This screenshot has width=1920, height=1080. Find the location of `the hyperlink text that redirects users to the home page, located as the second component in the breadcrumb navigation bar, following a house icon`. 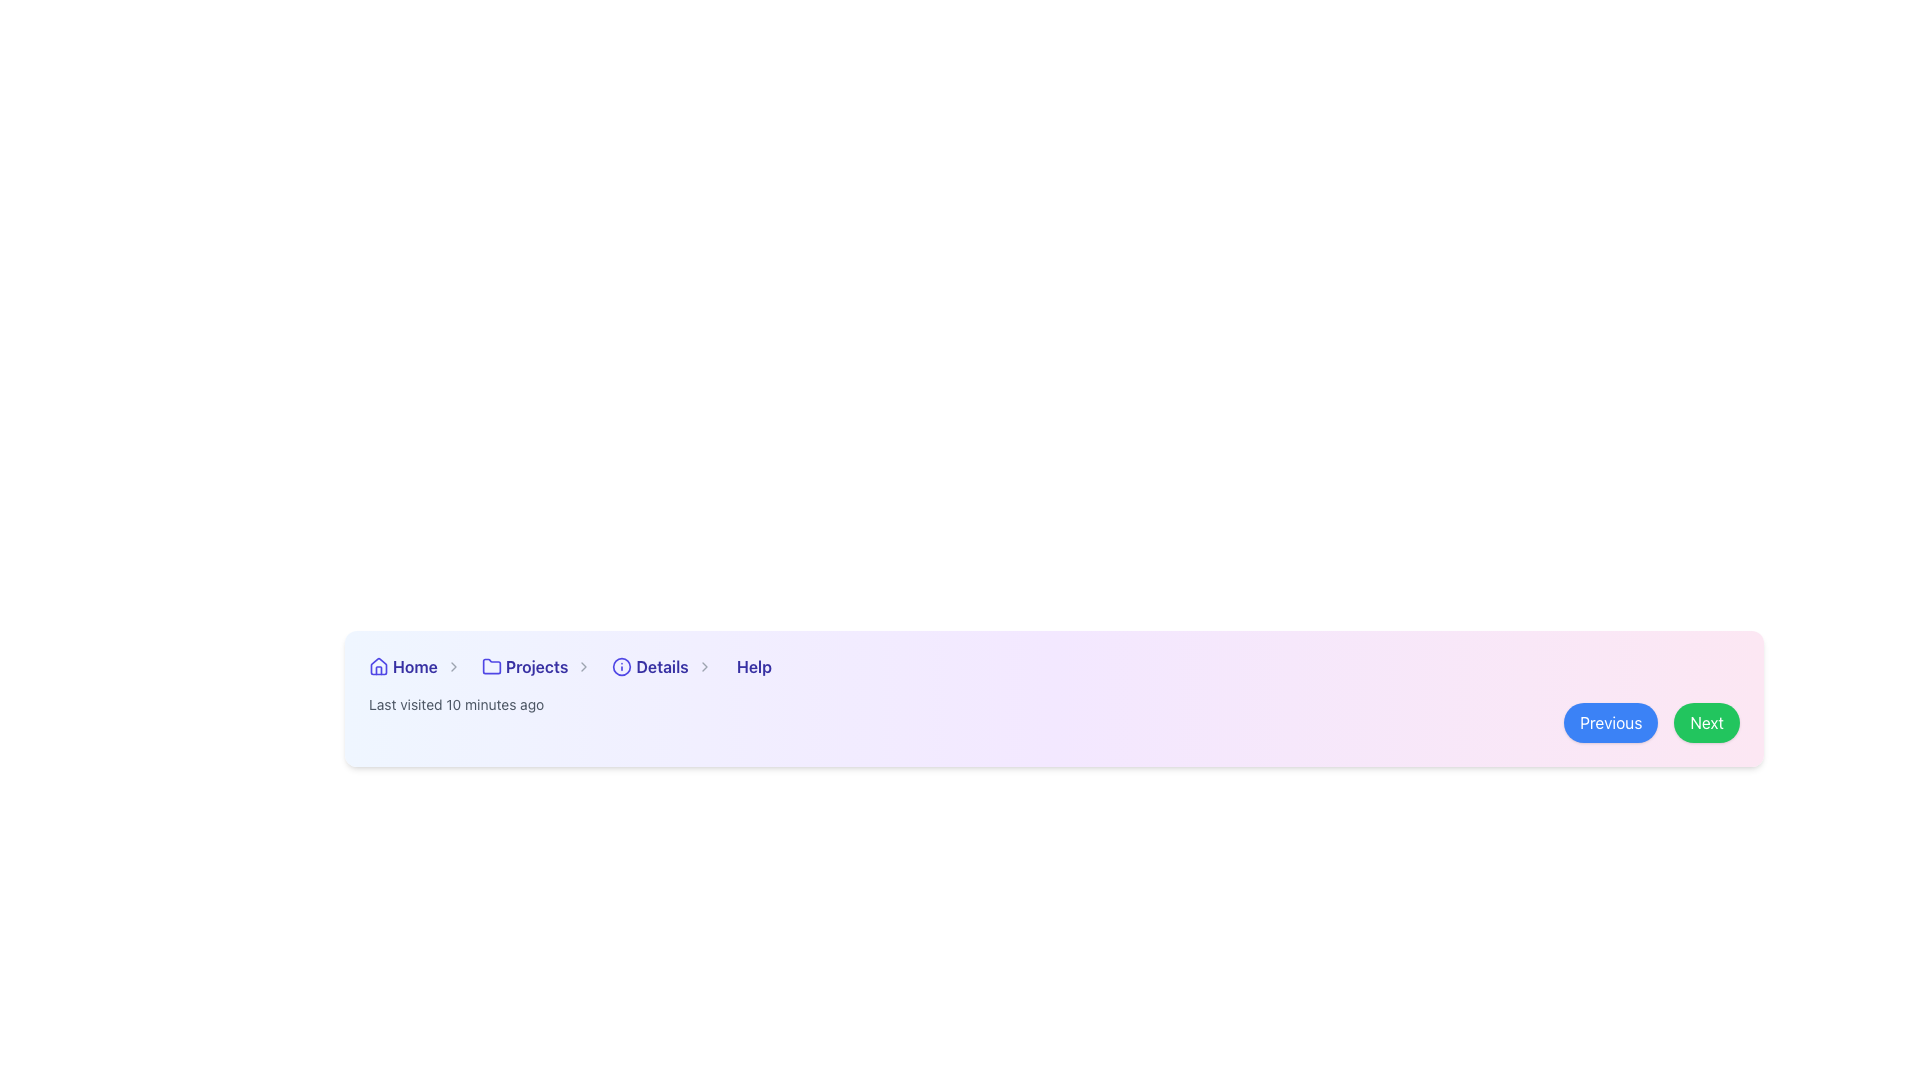

the hyperlink text that redirects users to the home page, located as the second component in the breadcrumb navigation bar, following a house icon is located at coordinates (413, 667).